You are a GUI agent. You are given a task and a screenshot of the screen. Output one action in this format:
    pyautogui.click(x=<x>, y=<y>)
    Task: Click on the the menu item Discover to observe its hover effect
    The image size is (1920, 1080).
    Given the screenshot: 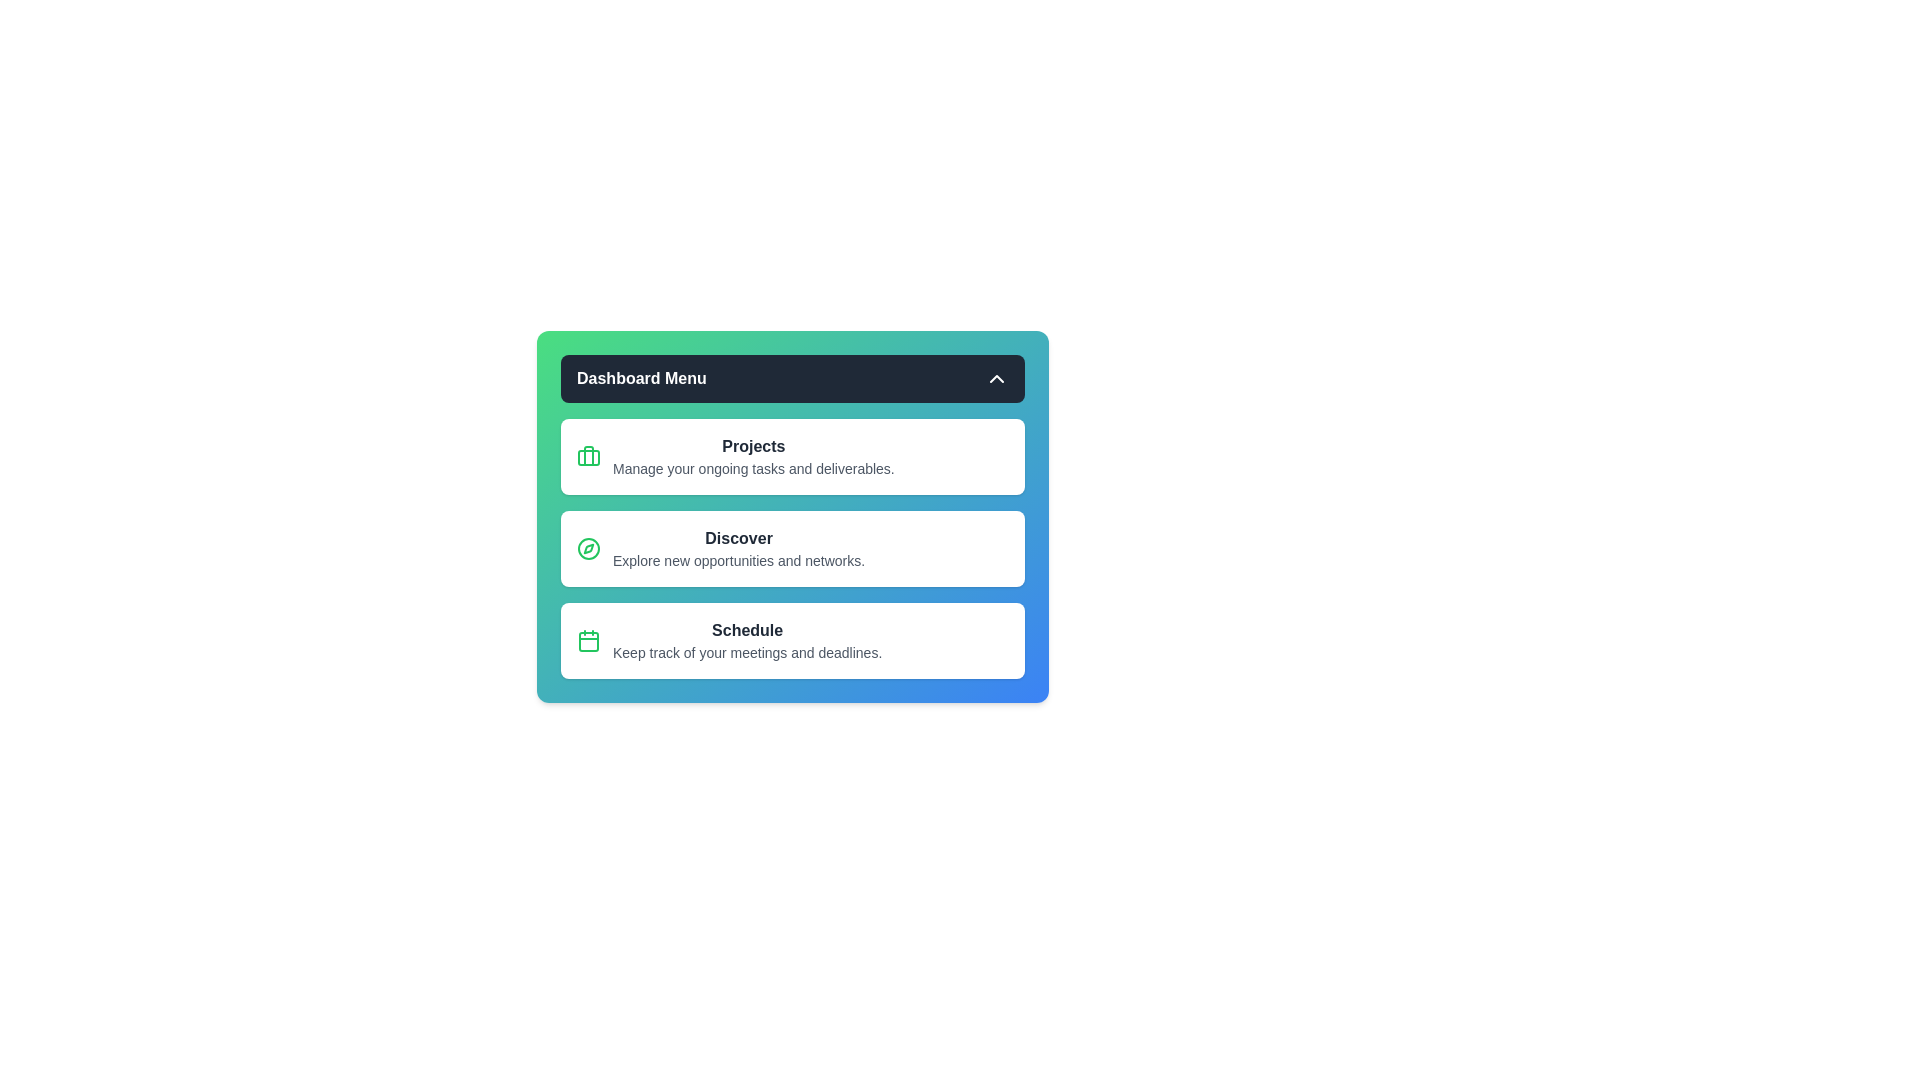 What is the action you would take?
    pyautogui.click(x=791, y=548)
    